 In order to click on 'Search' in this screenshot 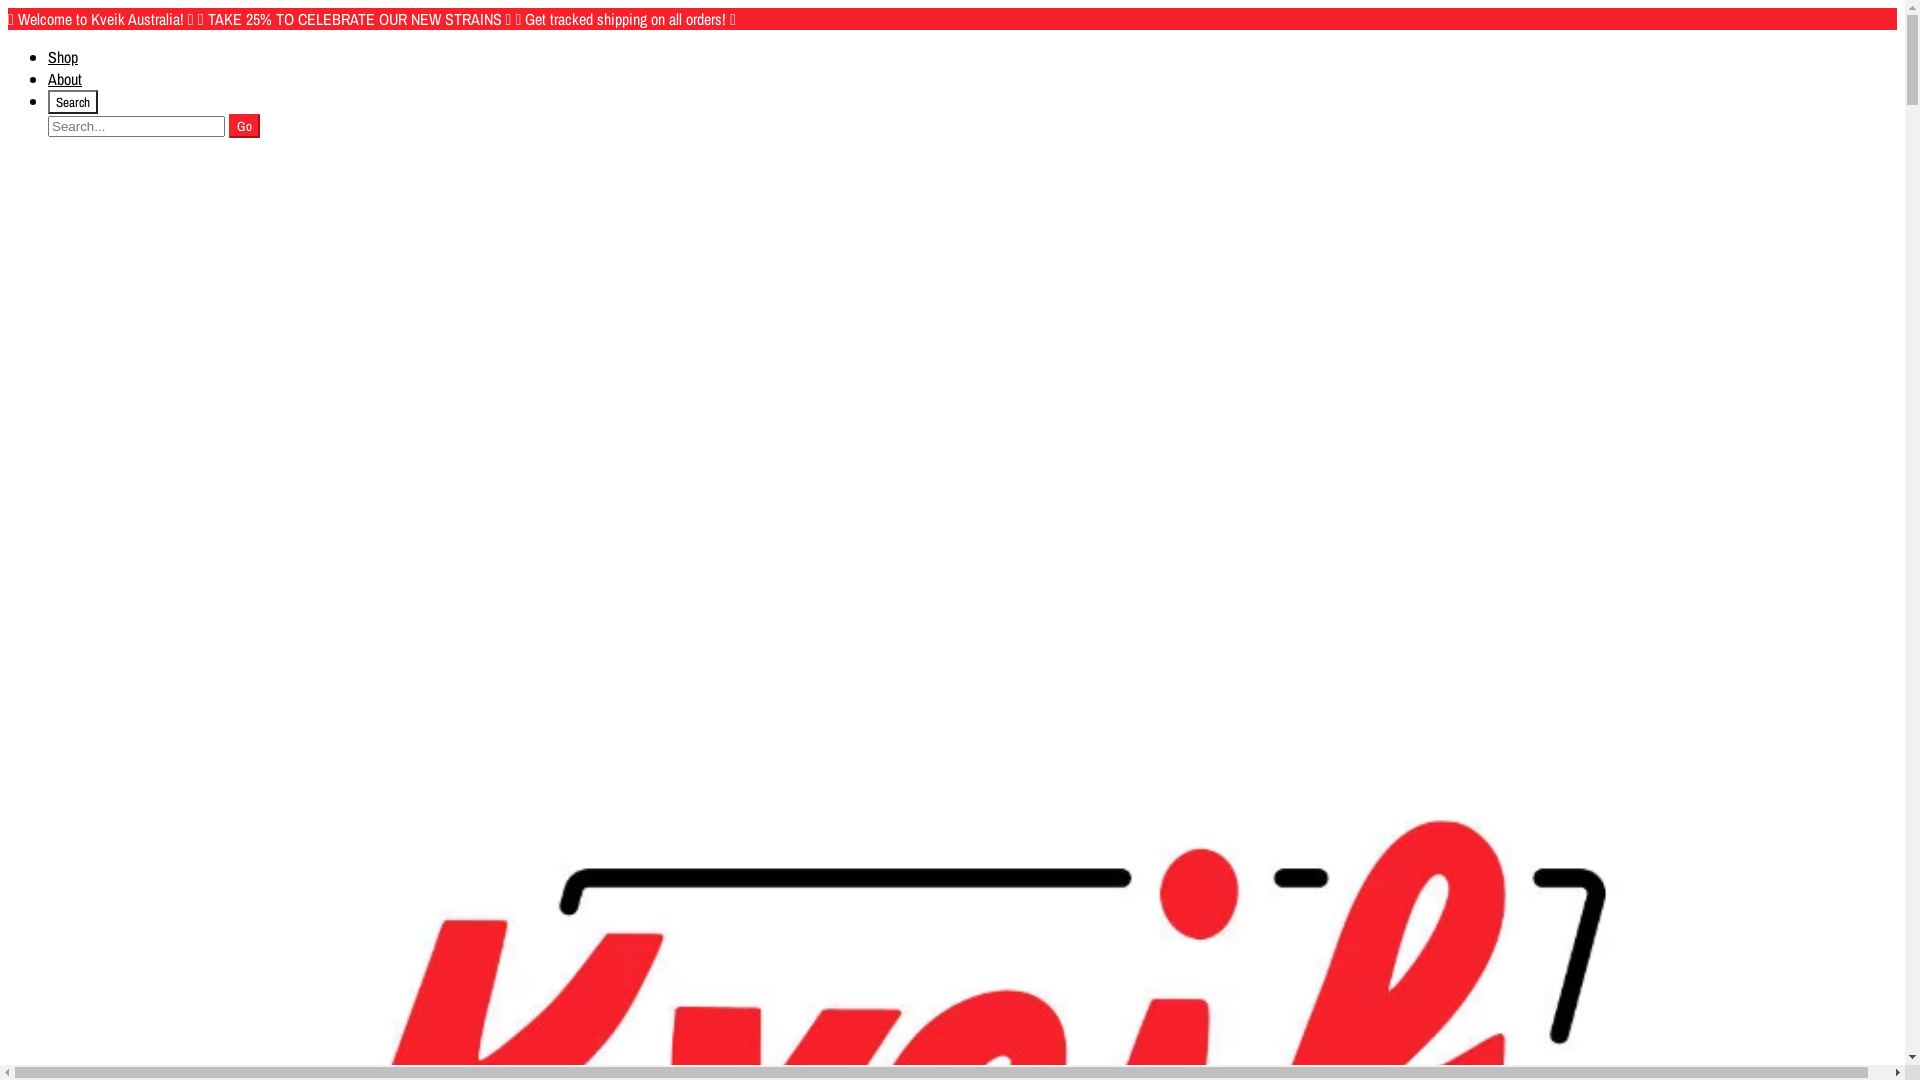, I will do `click(72, 101)`.